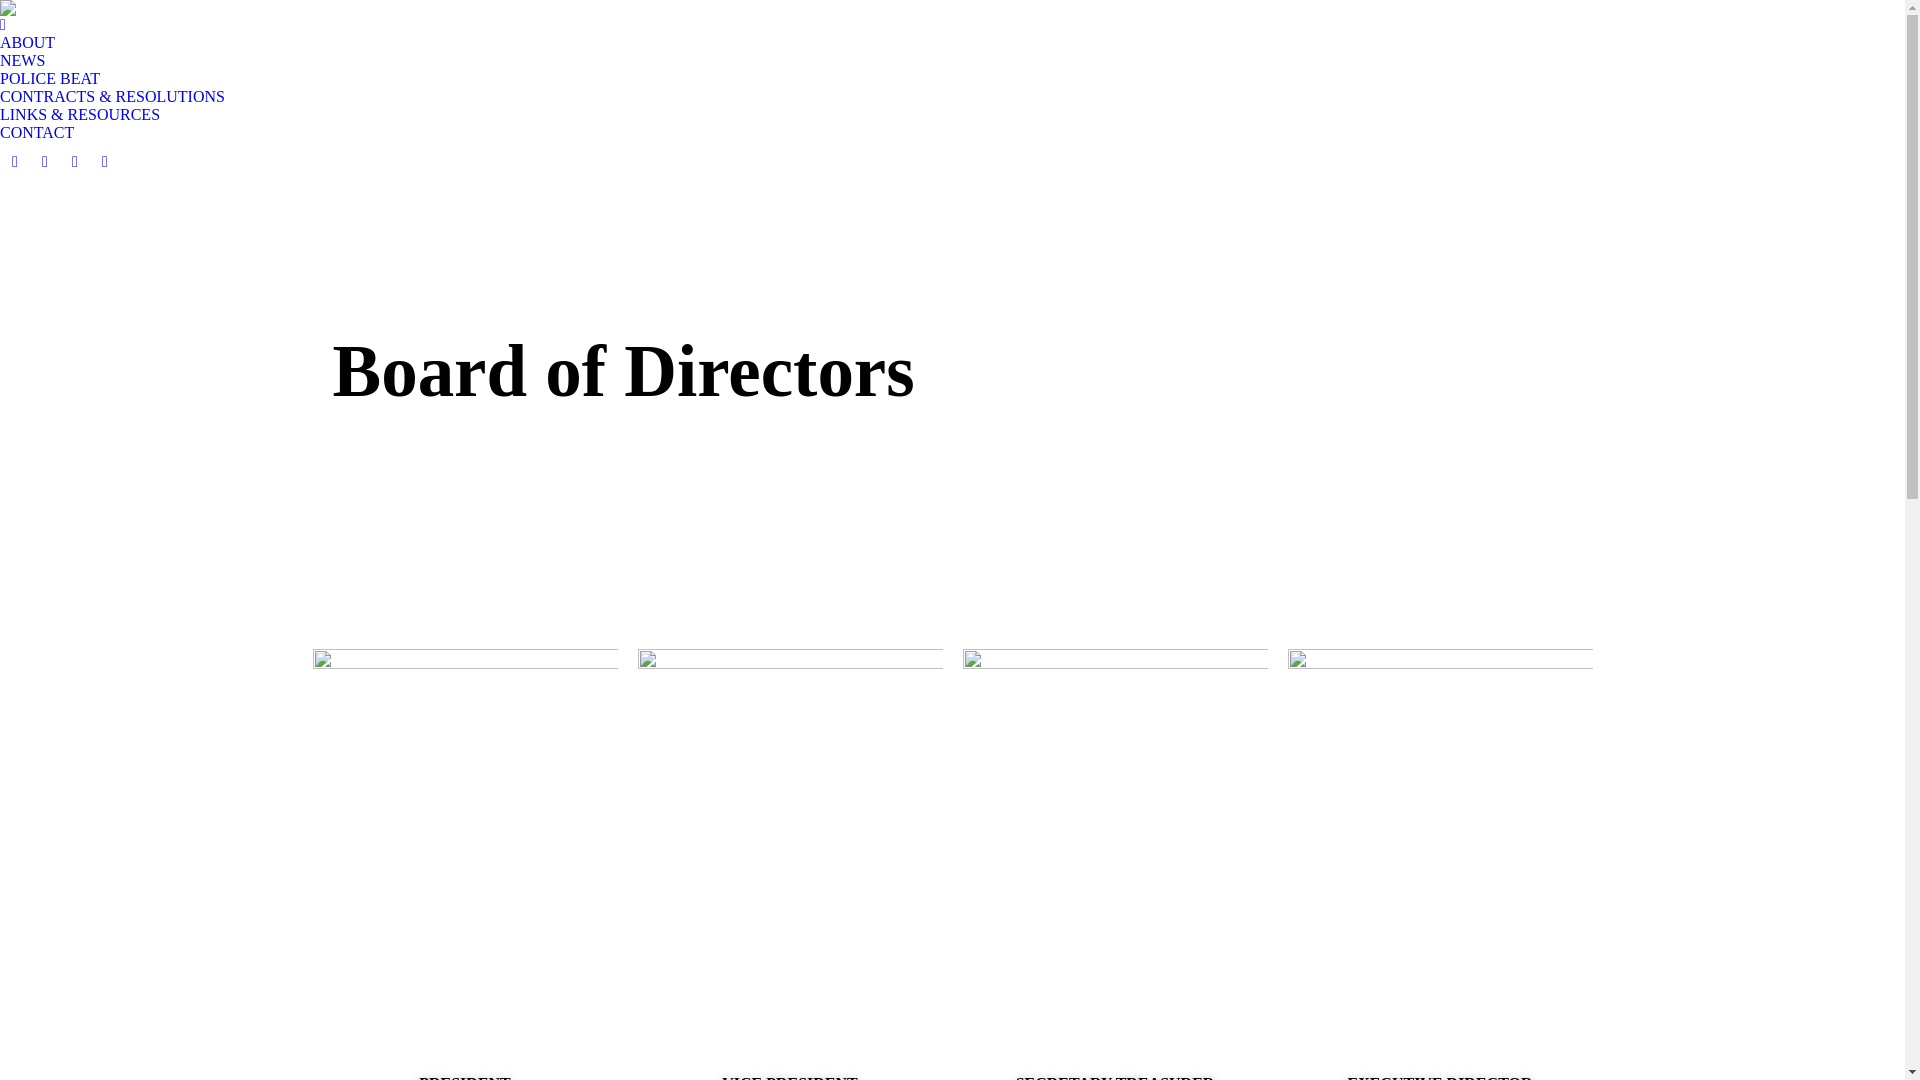 This screenshot has width=1920, height=1080. I want to click on 'Twitter page opens in new window', so click(44, 161).